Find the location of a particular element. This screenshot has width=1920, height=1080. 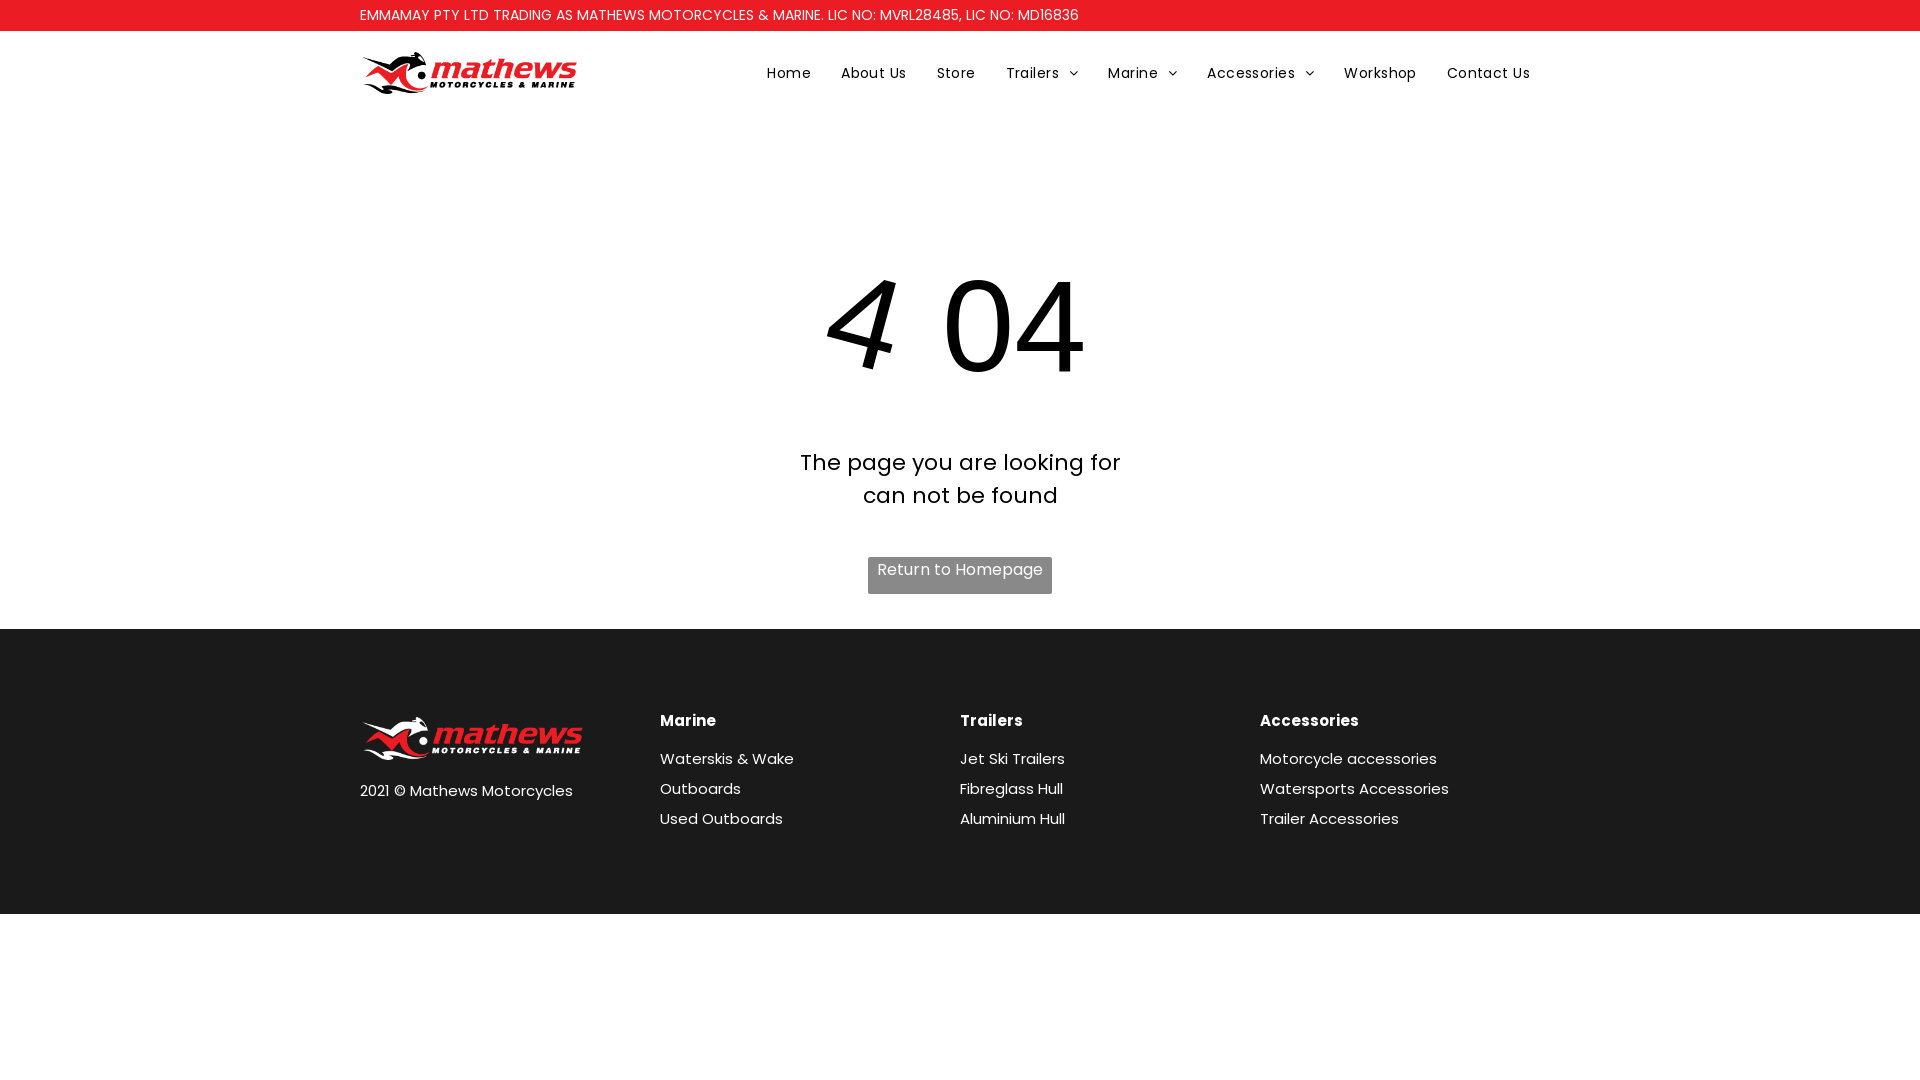

'Used Outboards' is located at coordinates (720, 818).